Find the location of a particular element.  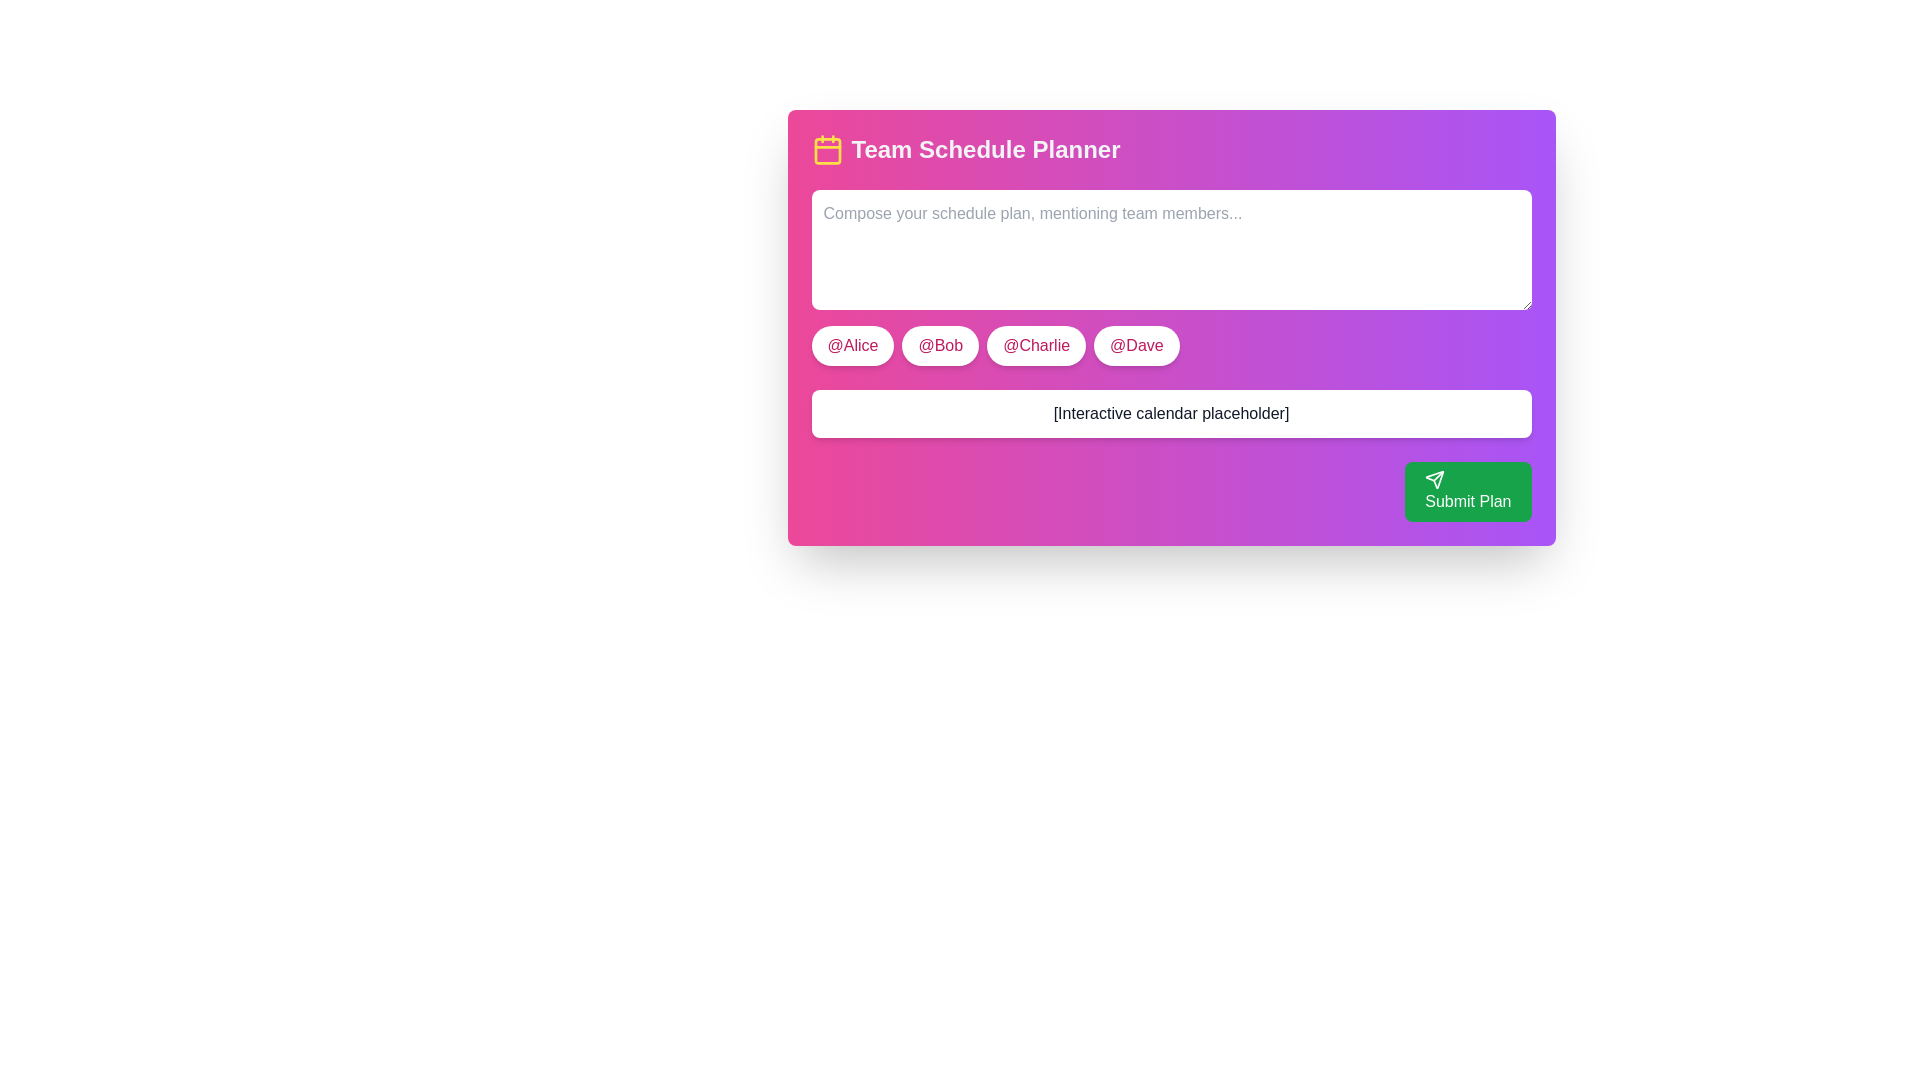

the button that mentions or tags the user 'Charlie', which is the third button in a group of four buttons arranged horizontally is located at coordinates (1036, 345).